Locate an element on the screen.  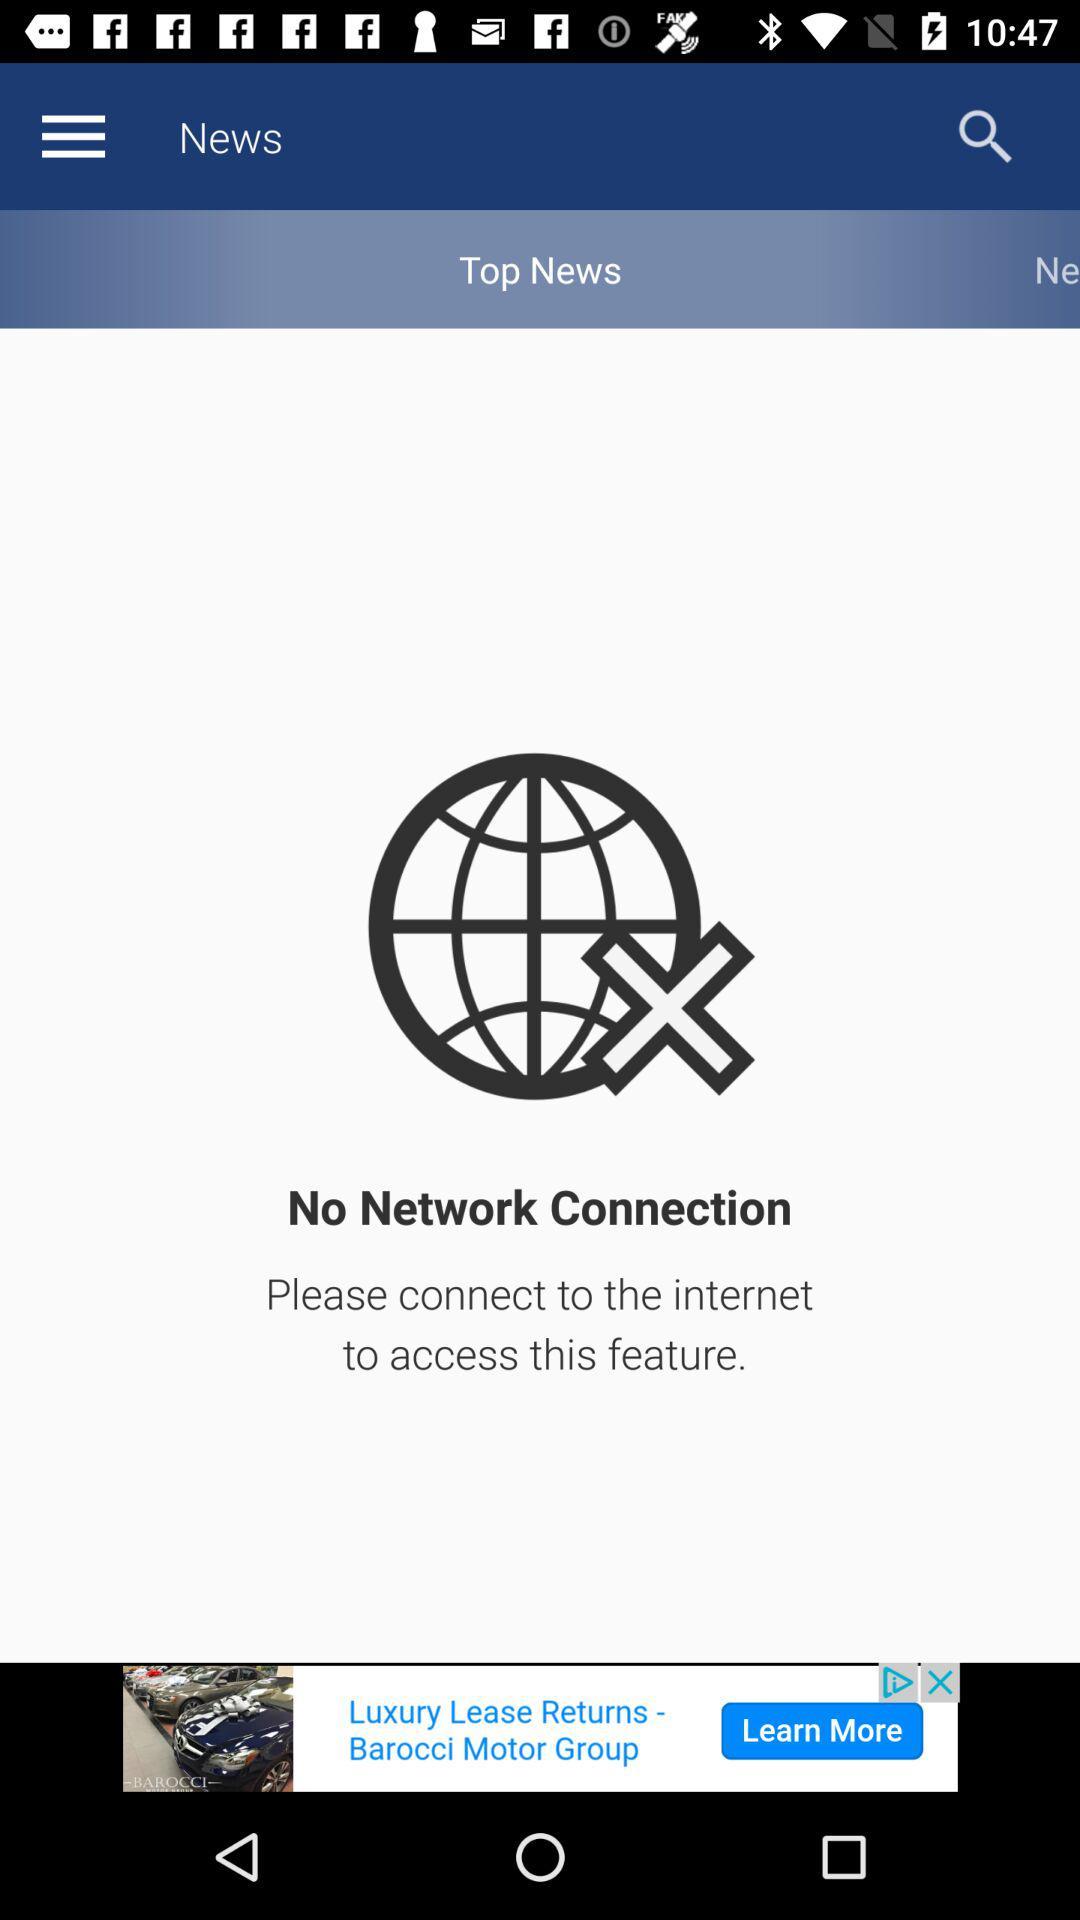
storage is located at coordinates (72, 135).